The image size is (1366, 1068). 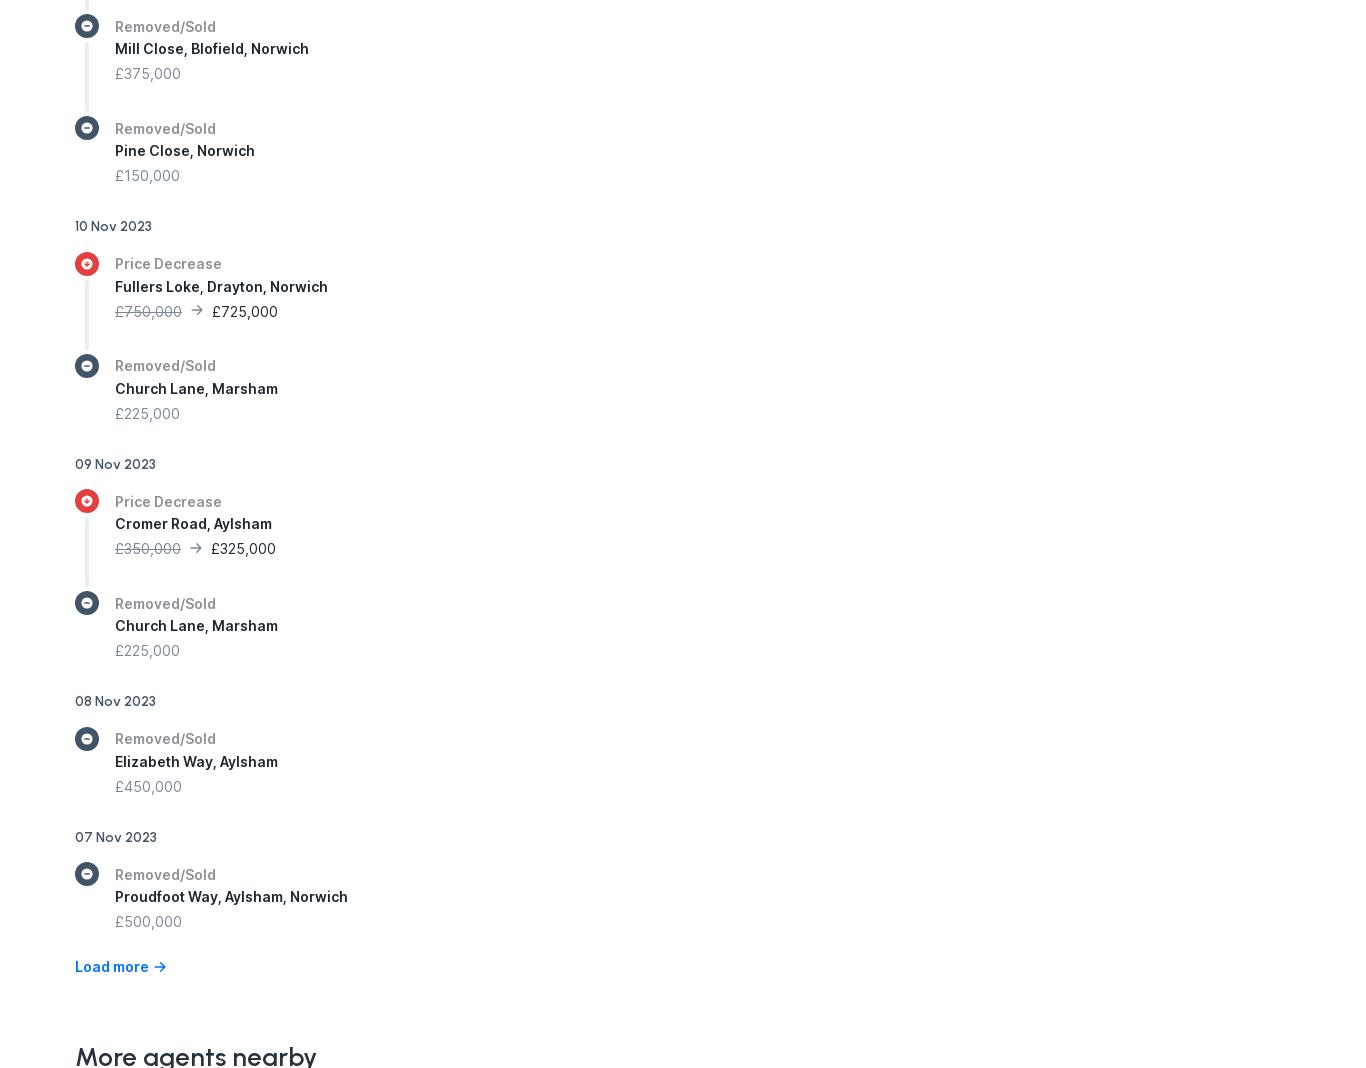 What do you see at coordinates (114, 284) in the screenshot?
I see `'Fullers Loke, Drayton, Norwich'` at bounding box center [114, 284].